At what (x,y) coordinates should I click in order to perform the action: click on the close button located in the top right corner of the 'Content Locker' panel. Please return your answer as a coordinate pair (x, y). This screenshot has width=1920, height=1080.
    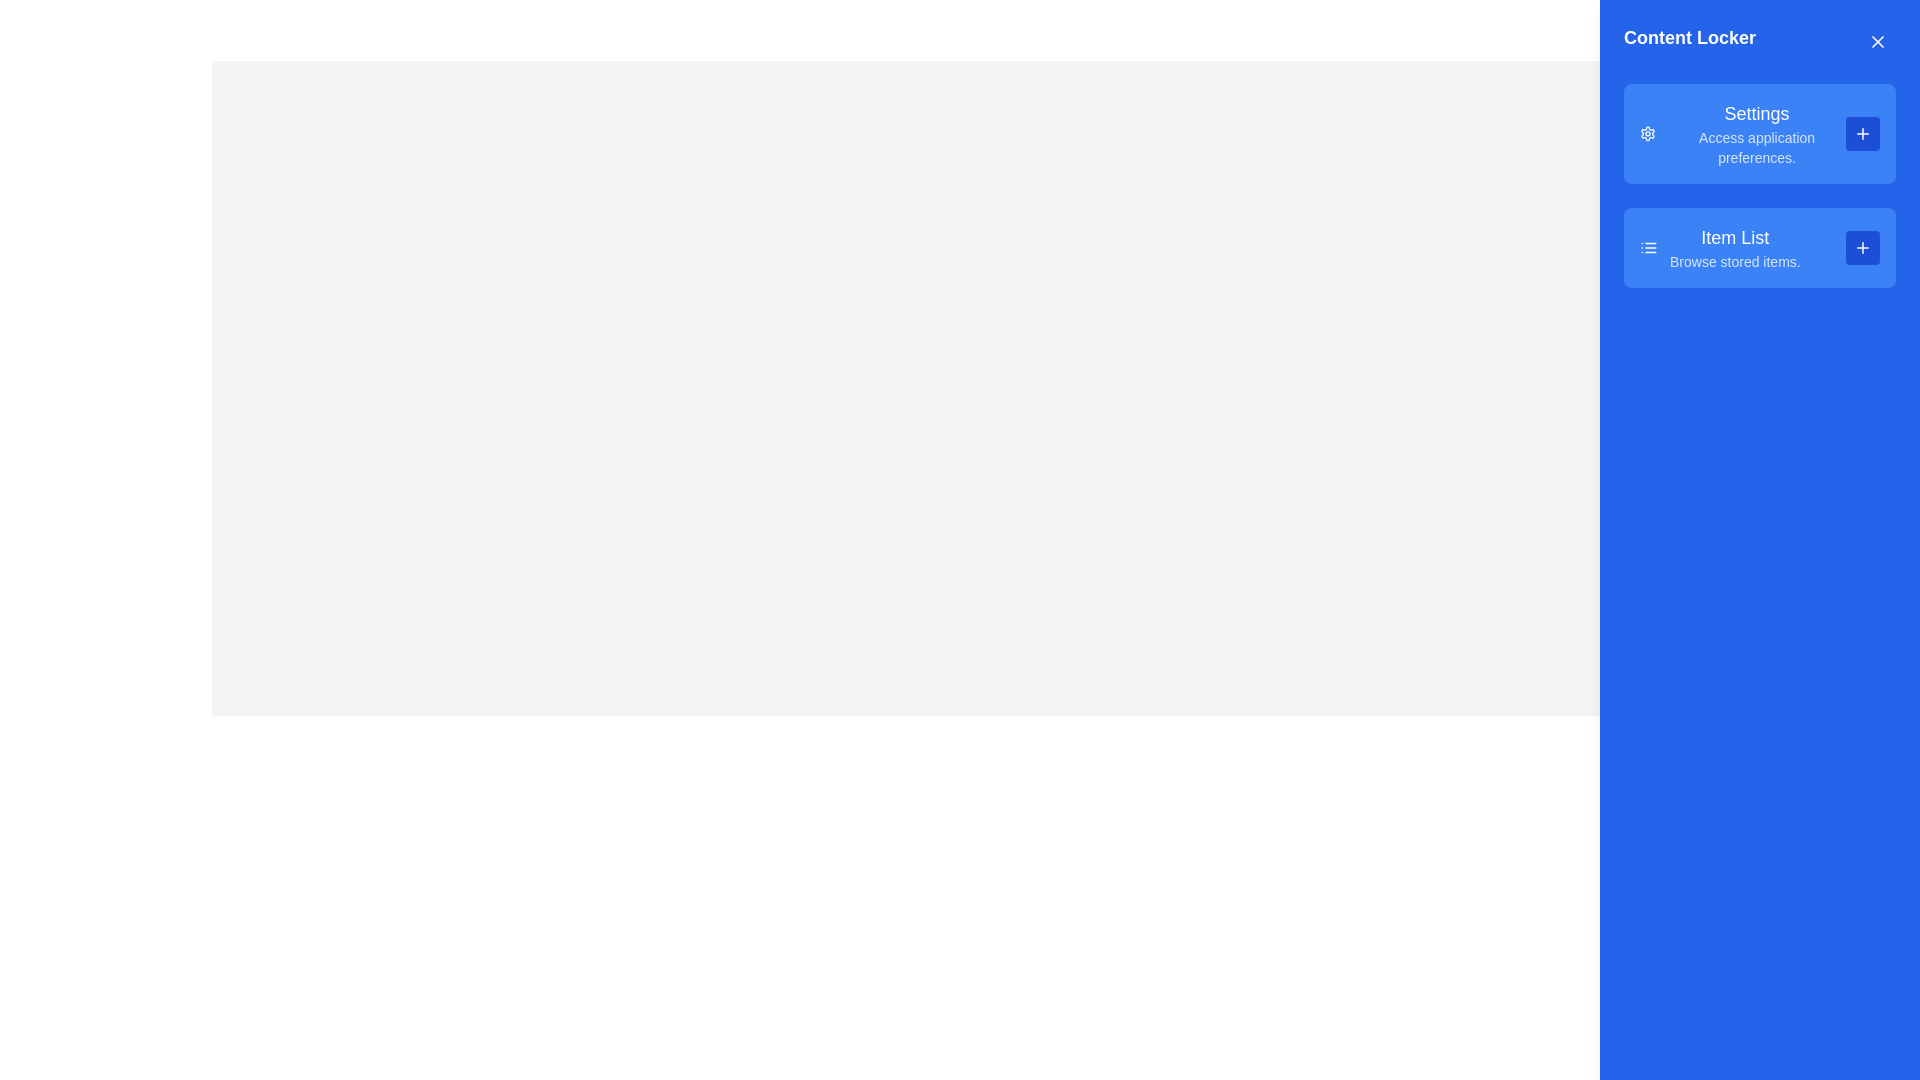
    Looking at the image, I should click on (1876, 42).